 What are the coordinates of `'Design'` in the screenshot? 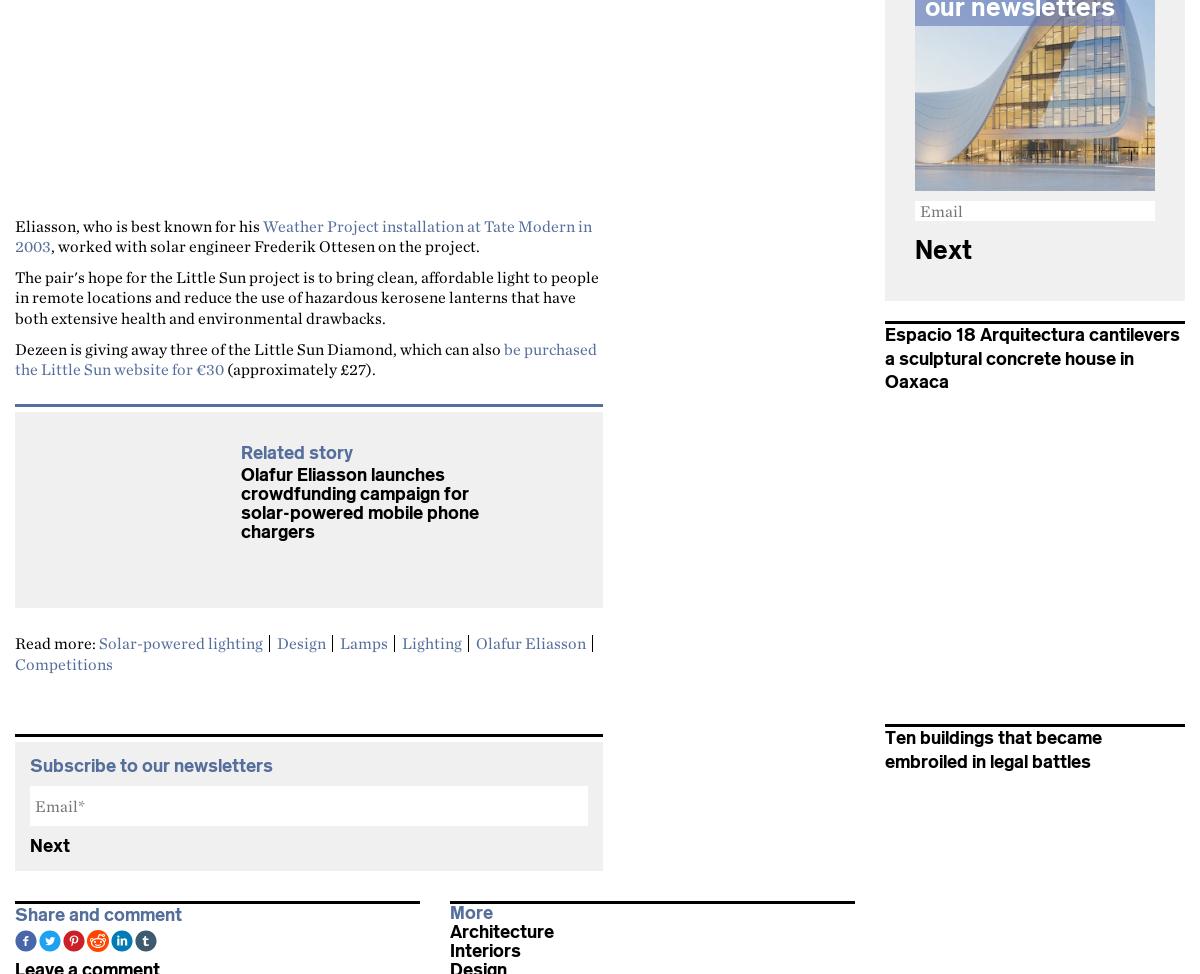 It's located at (301, 642).